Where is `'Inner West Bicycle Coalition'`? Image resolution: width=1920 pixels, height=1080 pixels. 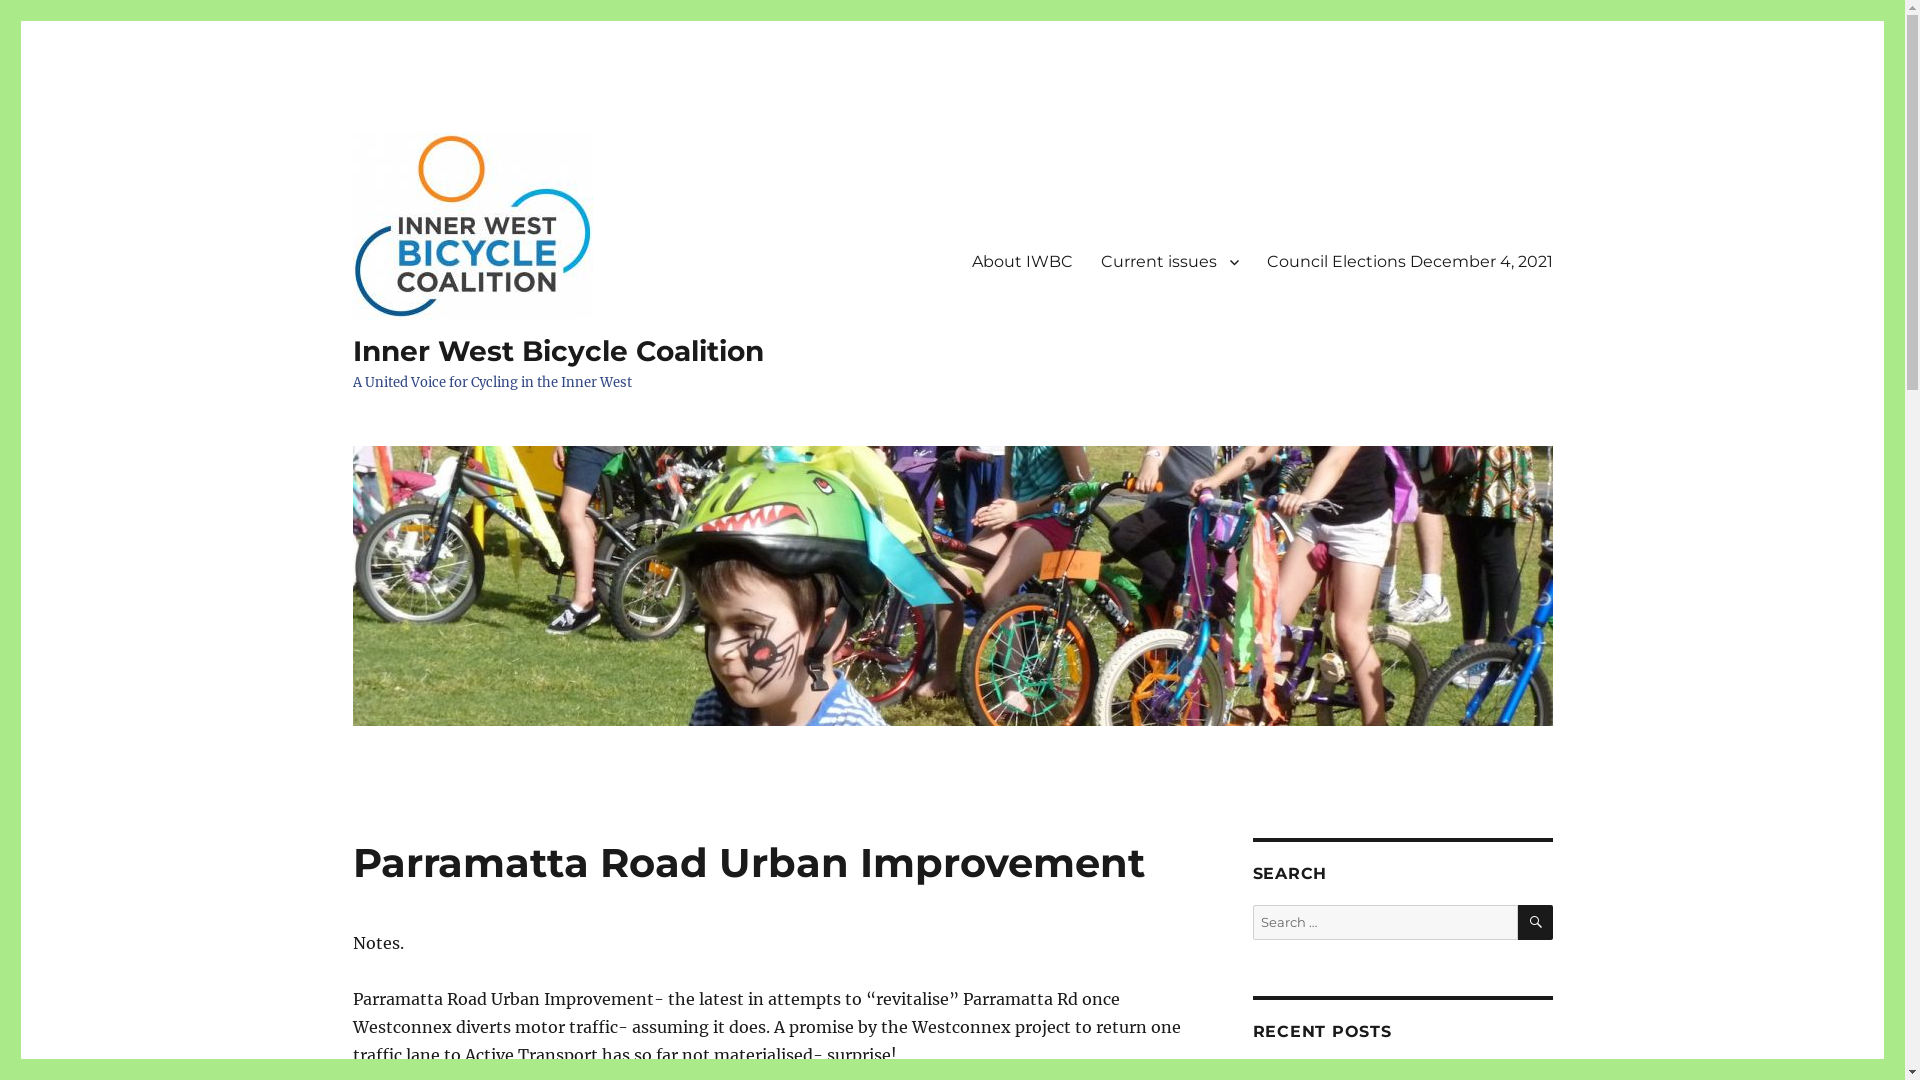
'Inner West Bicycle Coalition' is located at coordinates (557, 350).